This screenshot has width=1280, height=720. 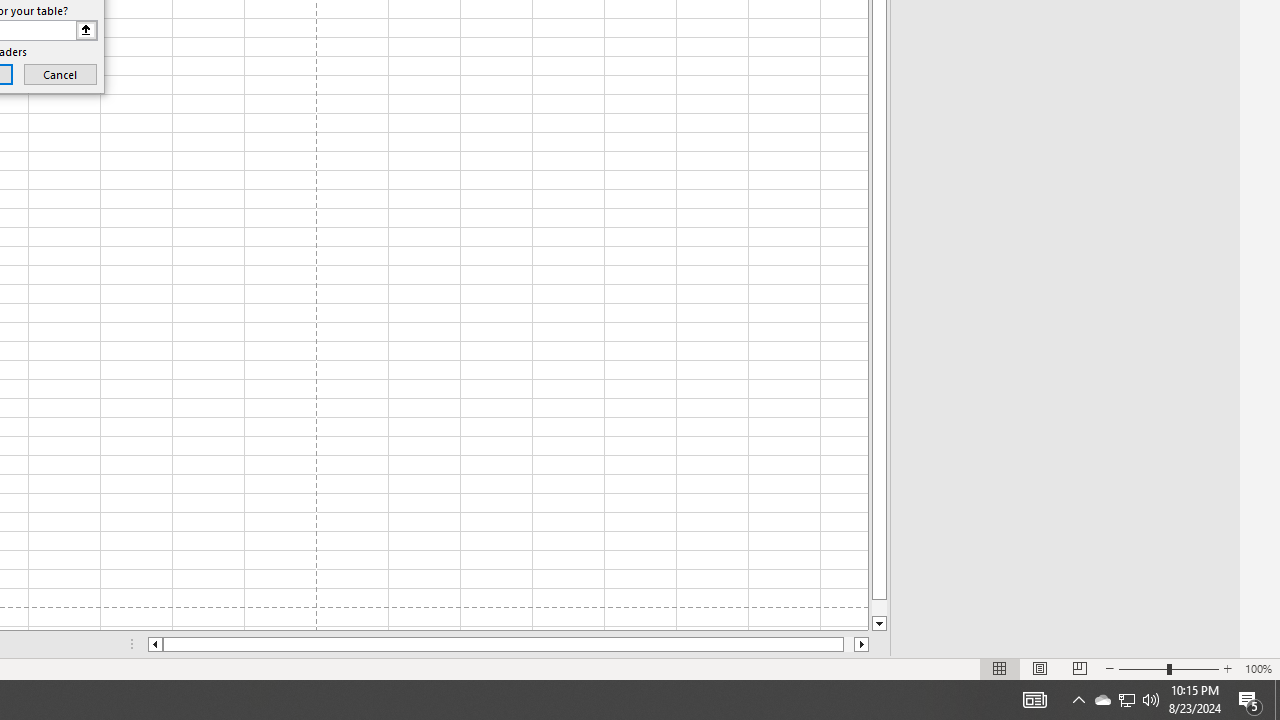 What do you see at coordinates (1040, 669) in the screenshot?
I see `'Page Layout'` at bounding box center [1040, 669].